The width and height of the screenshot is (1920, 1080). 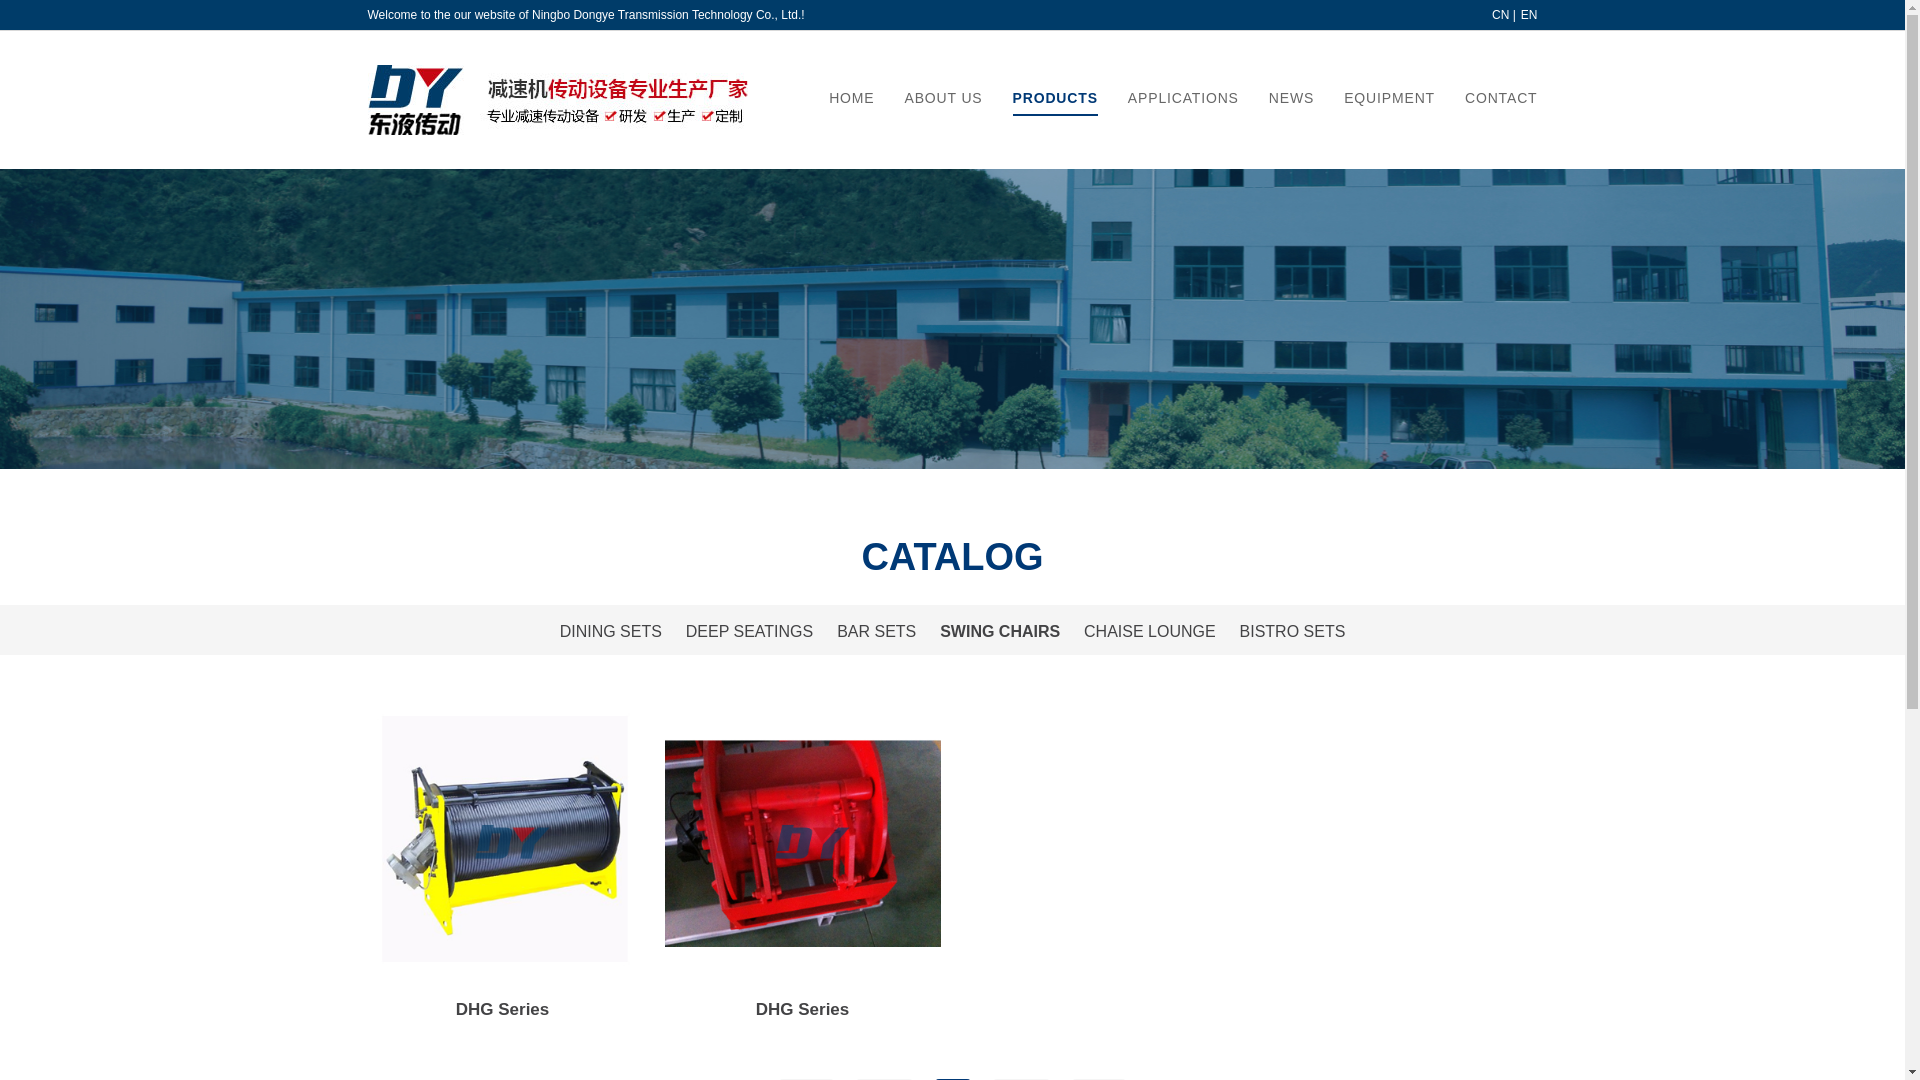 What do you see at coordinates (1054, 97) in the screenshot?
I see `'PRODUCTS'` at bounding box center [1054, 97].